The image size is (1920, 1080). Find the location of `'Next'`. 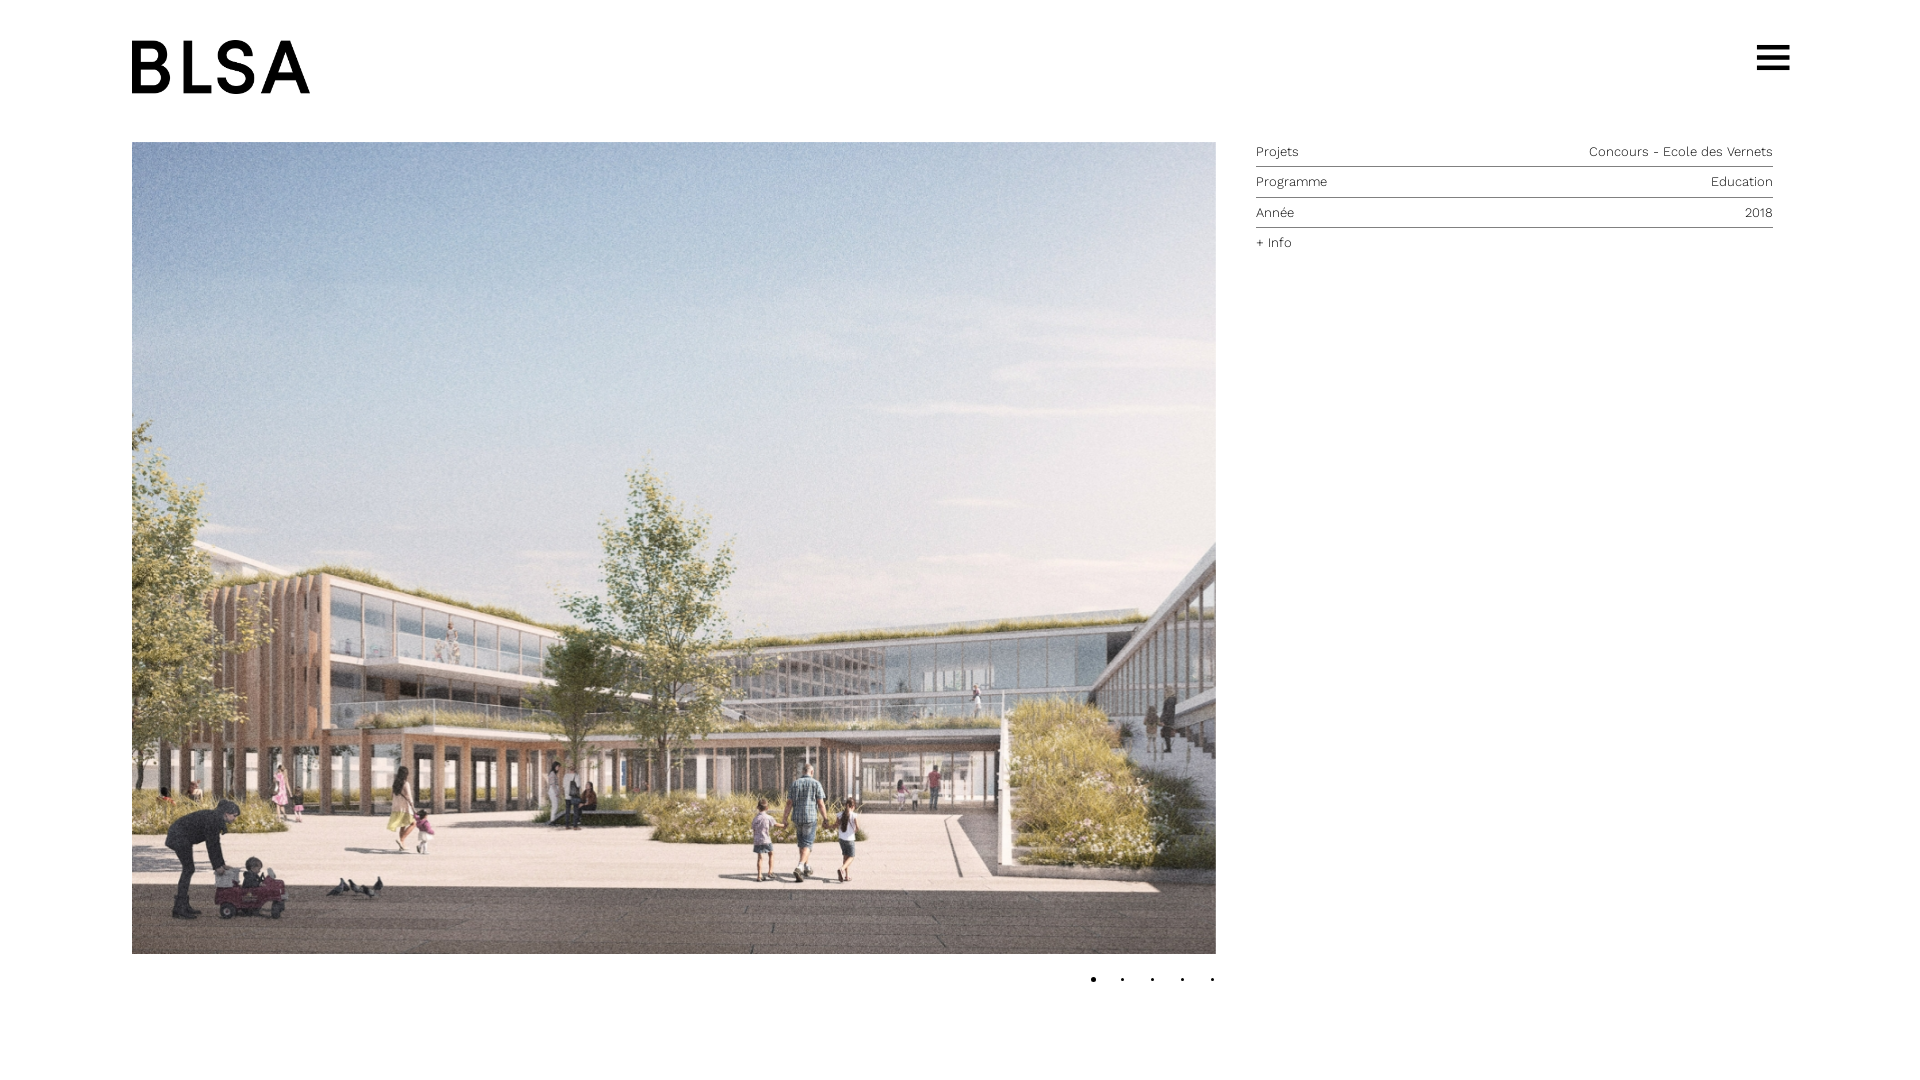

'Next' is located at coordinates (673, 548).